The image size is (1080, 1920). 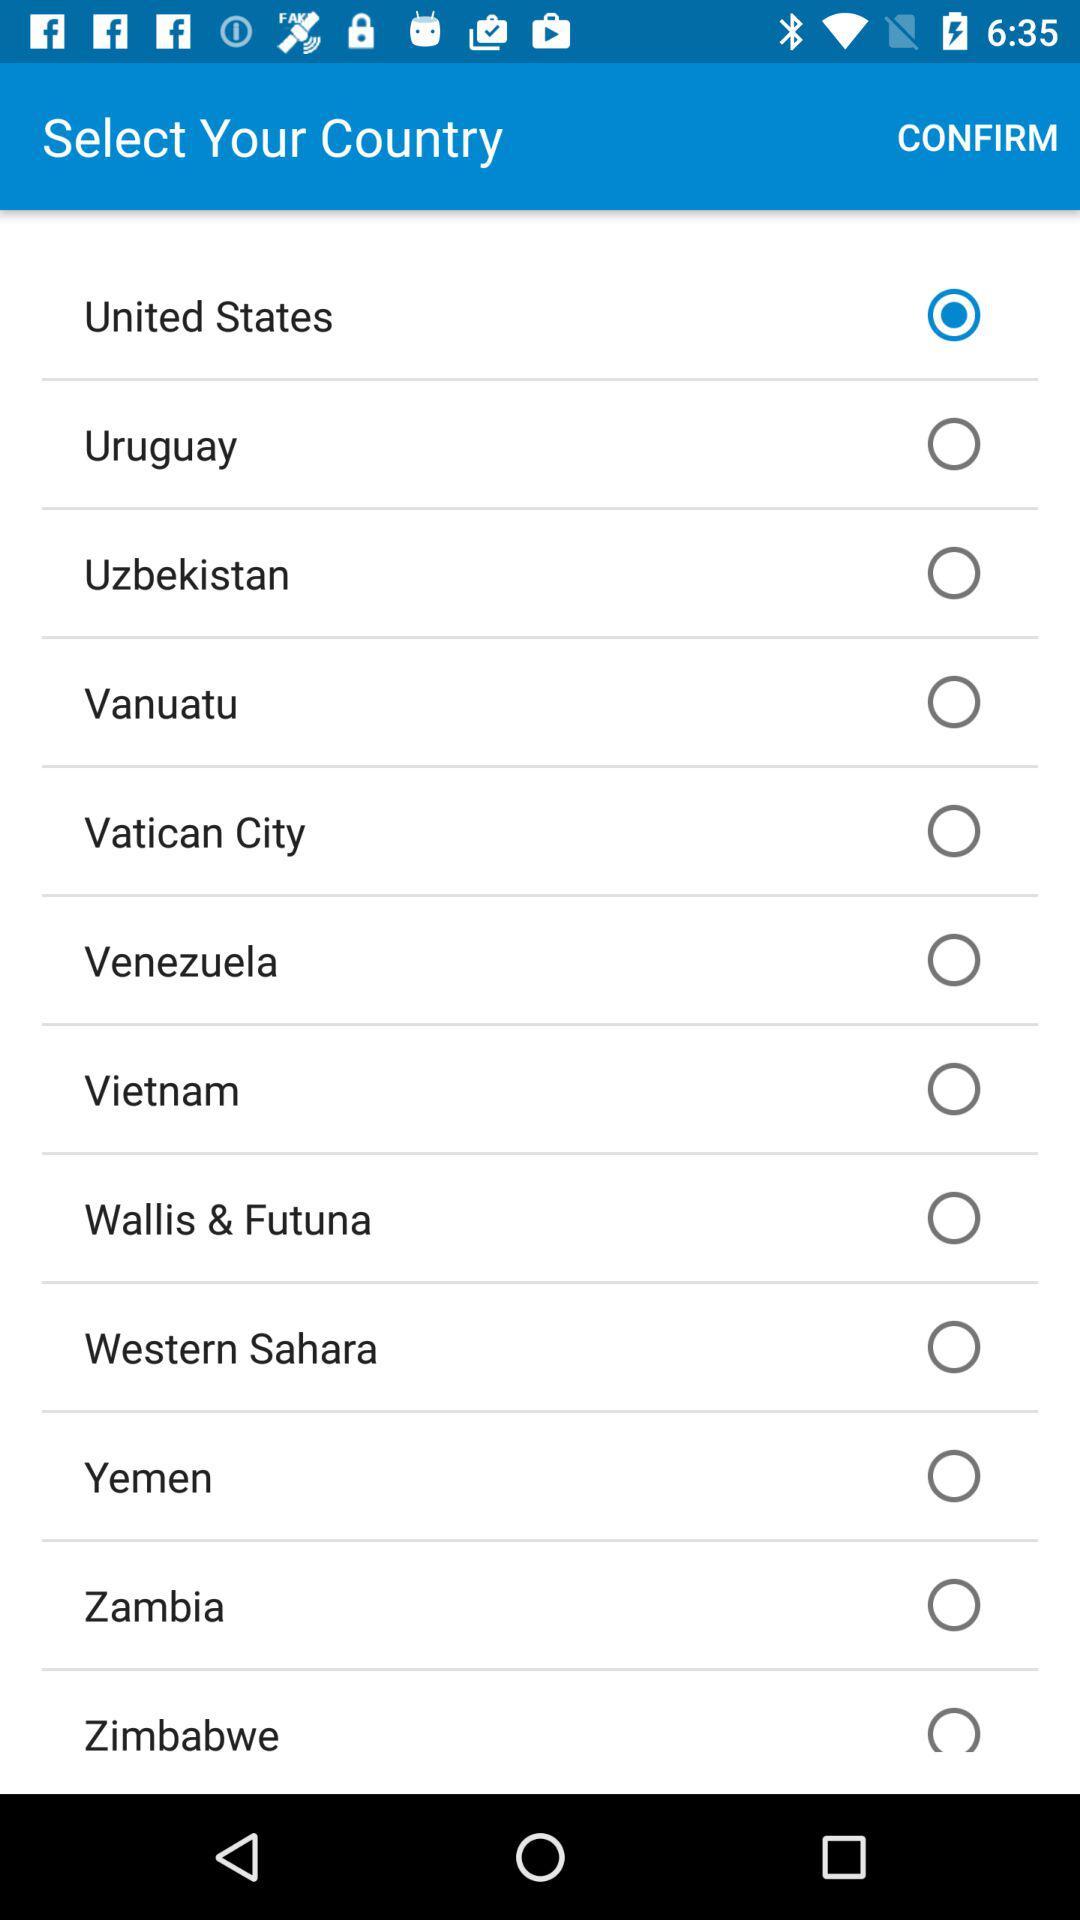 I want to click on the item below venezuela item, so click(x=540, y=1088).